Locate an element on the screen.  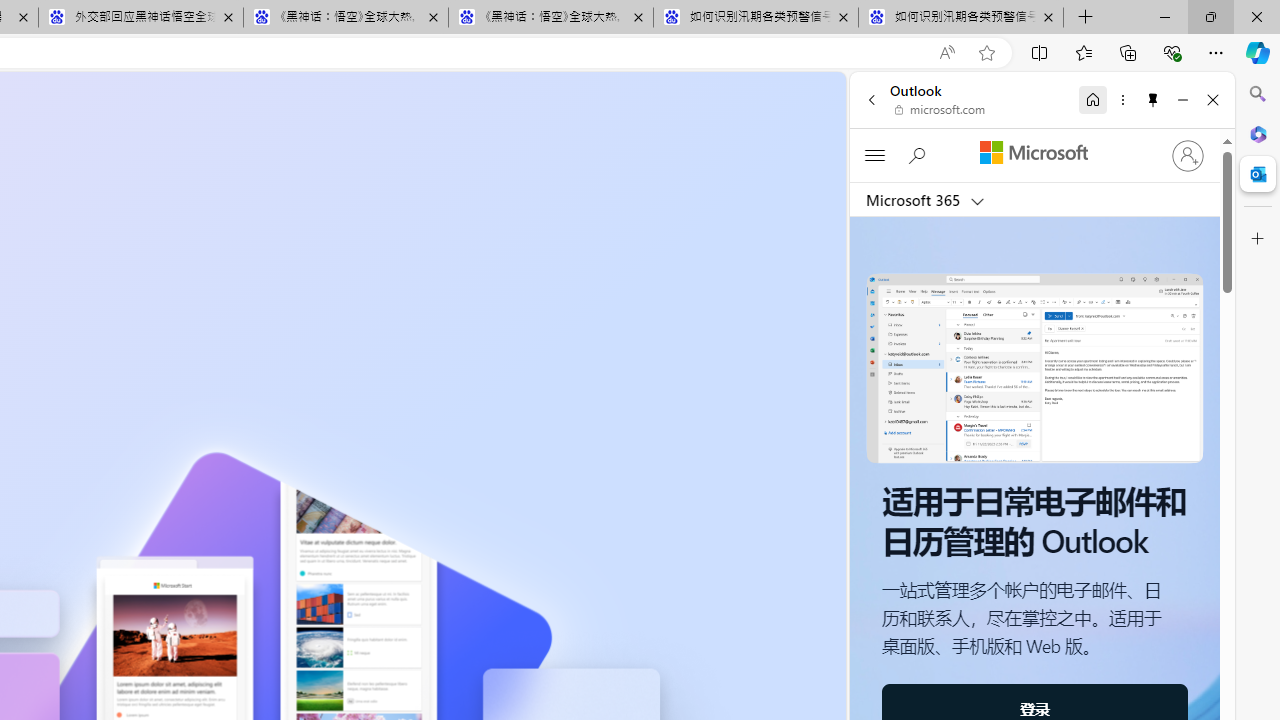
'Back' is located at coordinates (871, 99).